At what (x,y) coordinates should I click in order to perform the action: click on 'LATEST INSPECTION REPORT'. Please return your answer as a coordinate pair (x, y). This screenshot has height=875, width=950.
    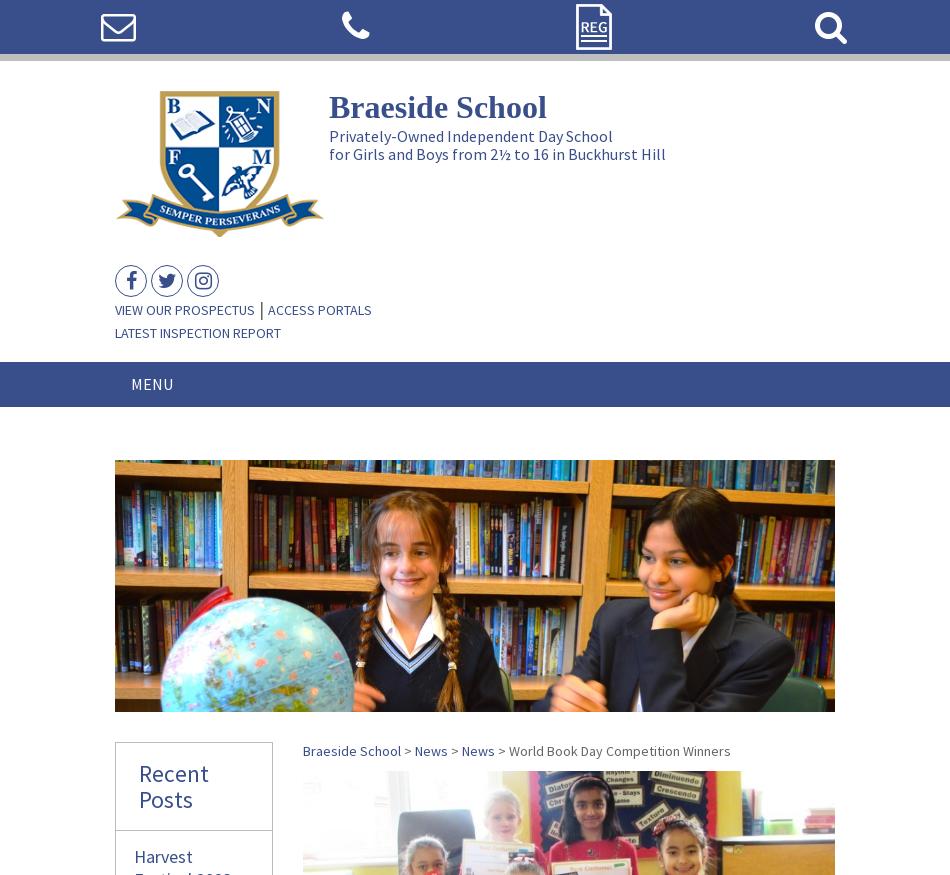
    Looking at the image, I should click on (197, 333).